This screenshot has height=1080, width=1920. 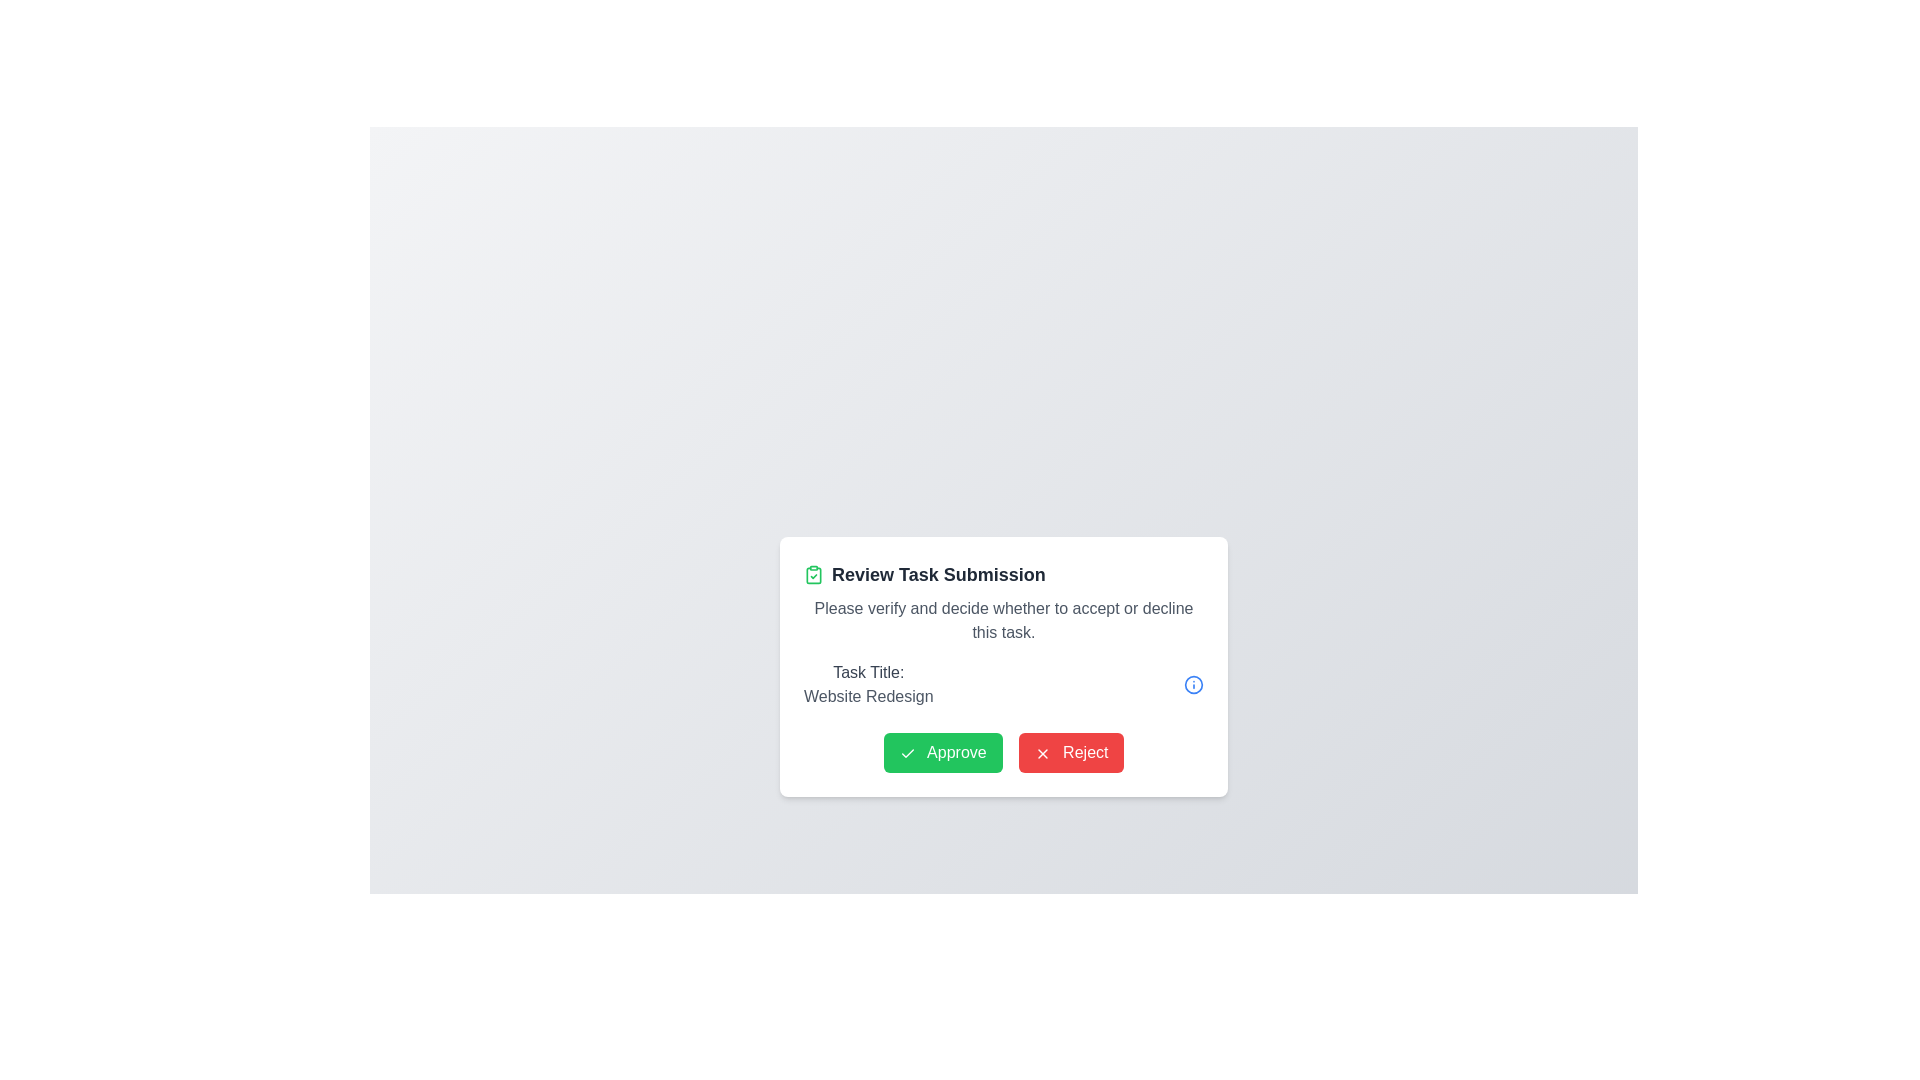 I want to click on the 'Reject' button located near the bottom of the modal, positioned as the second button from the left, to reject the task, so click(x=1069, y=752).